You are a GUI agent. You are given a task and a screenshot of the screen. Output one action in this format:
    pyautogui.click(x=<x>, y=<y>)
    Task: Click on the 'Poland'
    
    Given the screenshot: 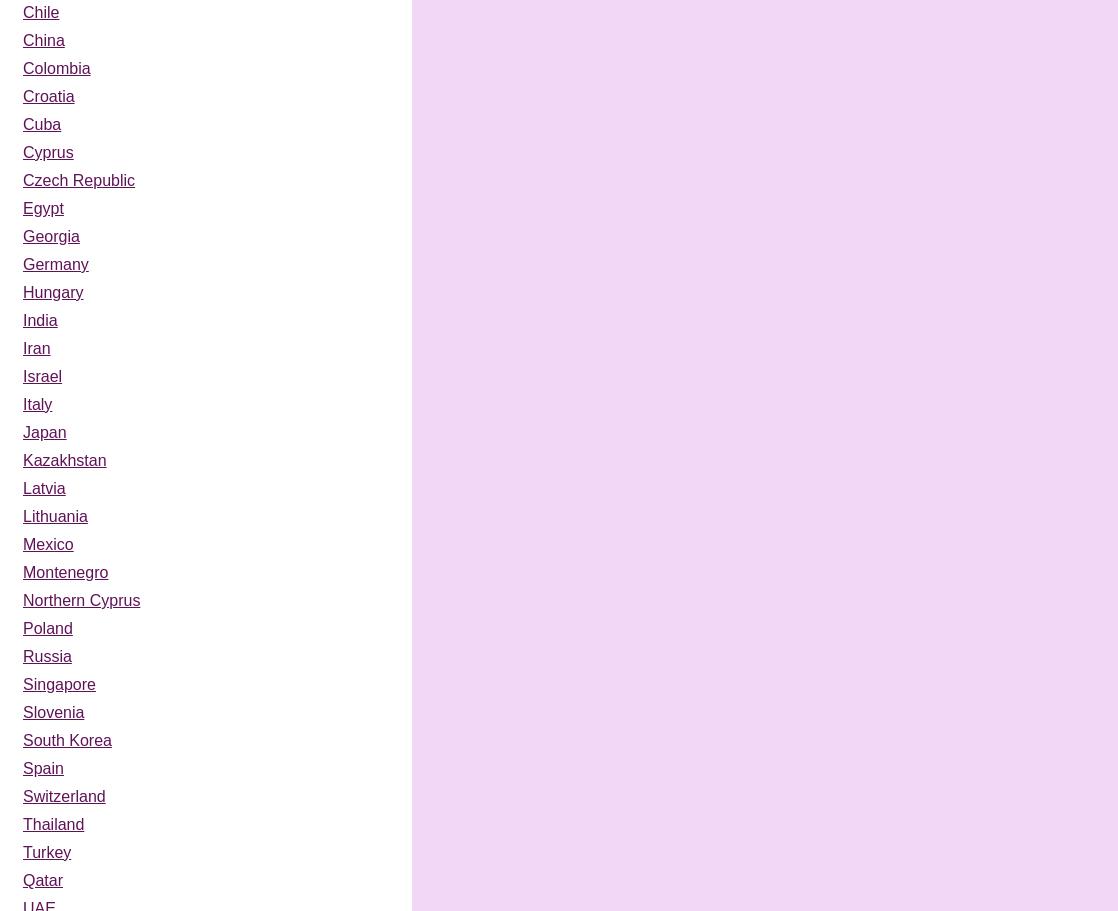 What is the action you would take?
    pyautogui.click(x=23, y=627)
    